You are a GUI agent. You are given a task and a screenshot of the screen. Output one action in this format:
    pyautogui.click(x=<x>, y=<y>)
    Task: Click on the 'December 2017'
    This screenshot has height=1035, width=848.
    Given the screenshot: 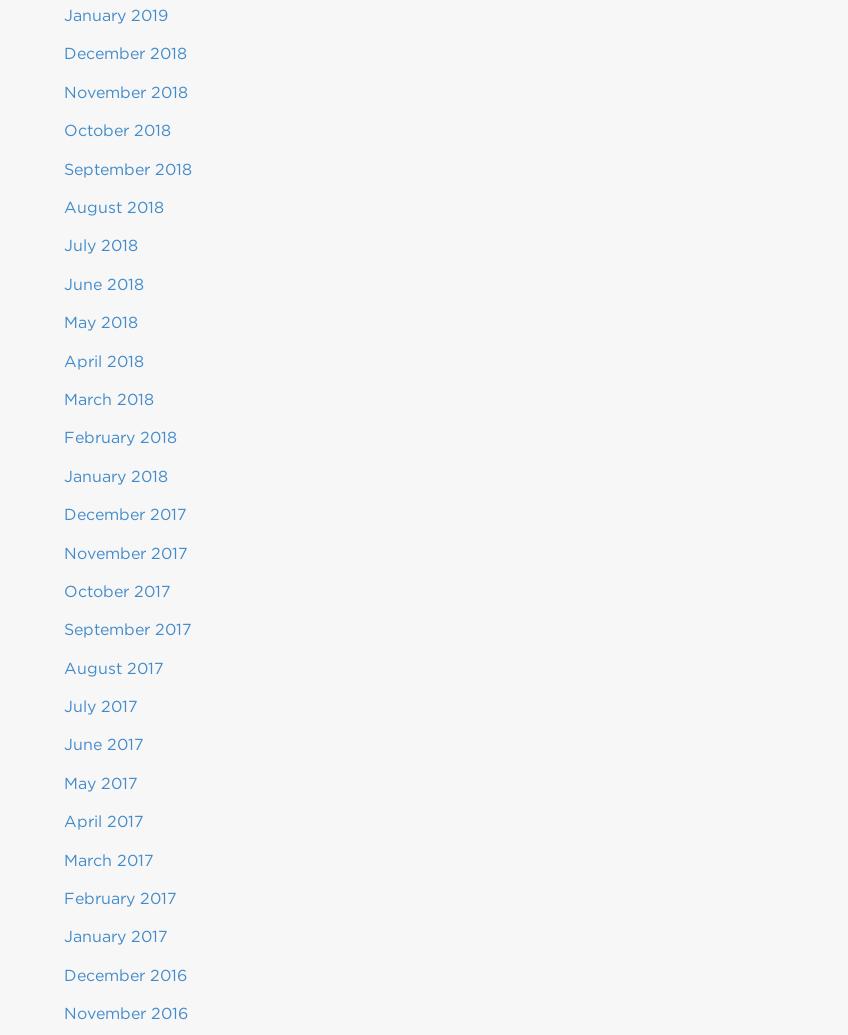 What is the action you would take?
    pyautogui.click(x=124, y=514)
    